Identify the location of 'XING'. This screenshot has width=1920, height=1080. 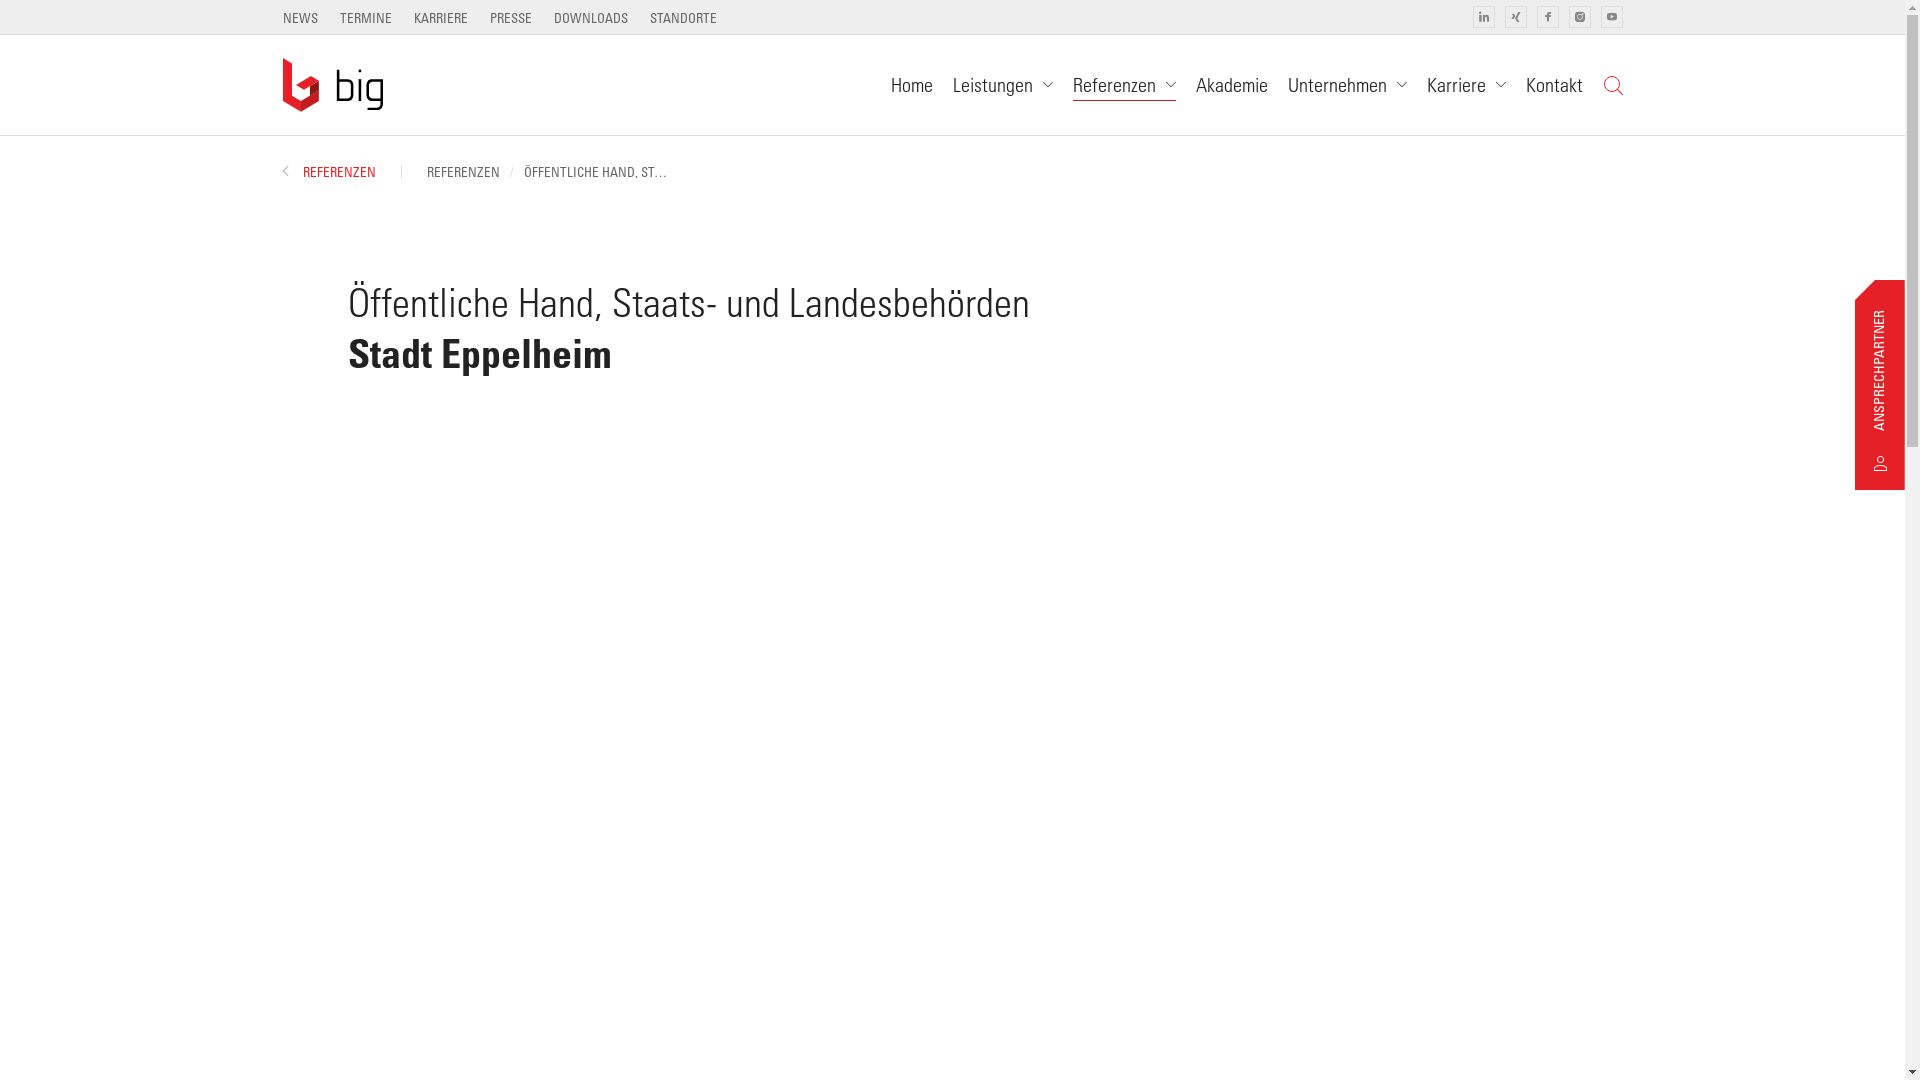
(1515, 16).